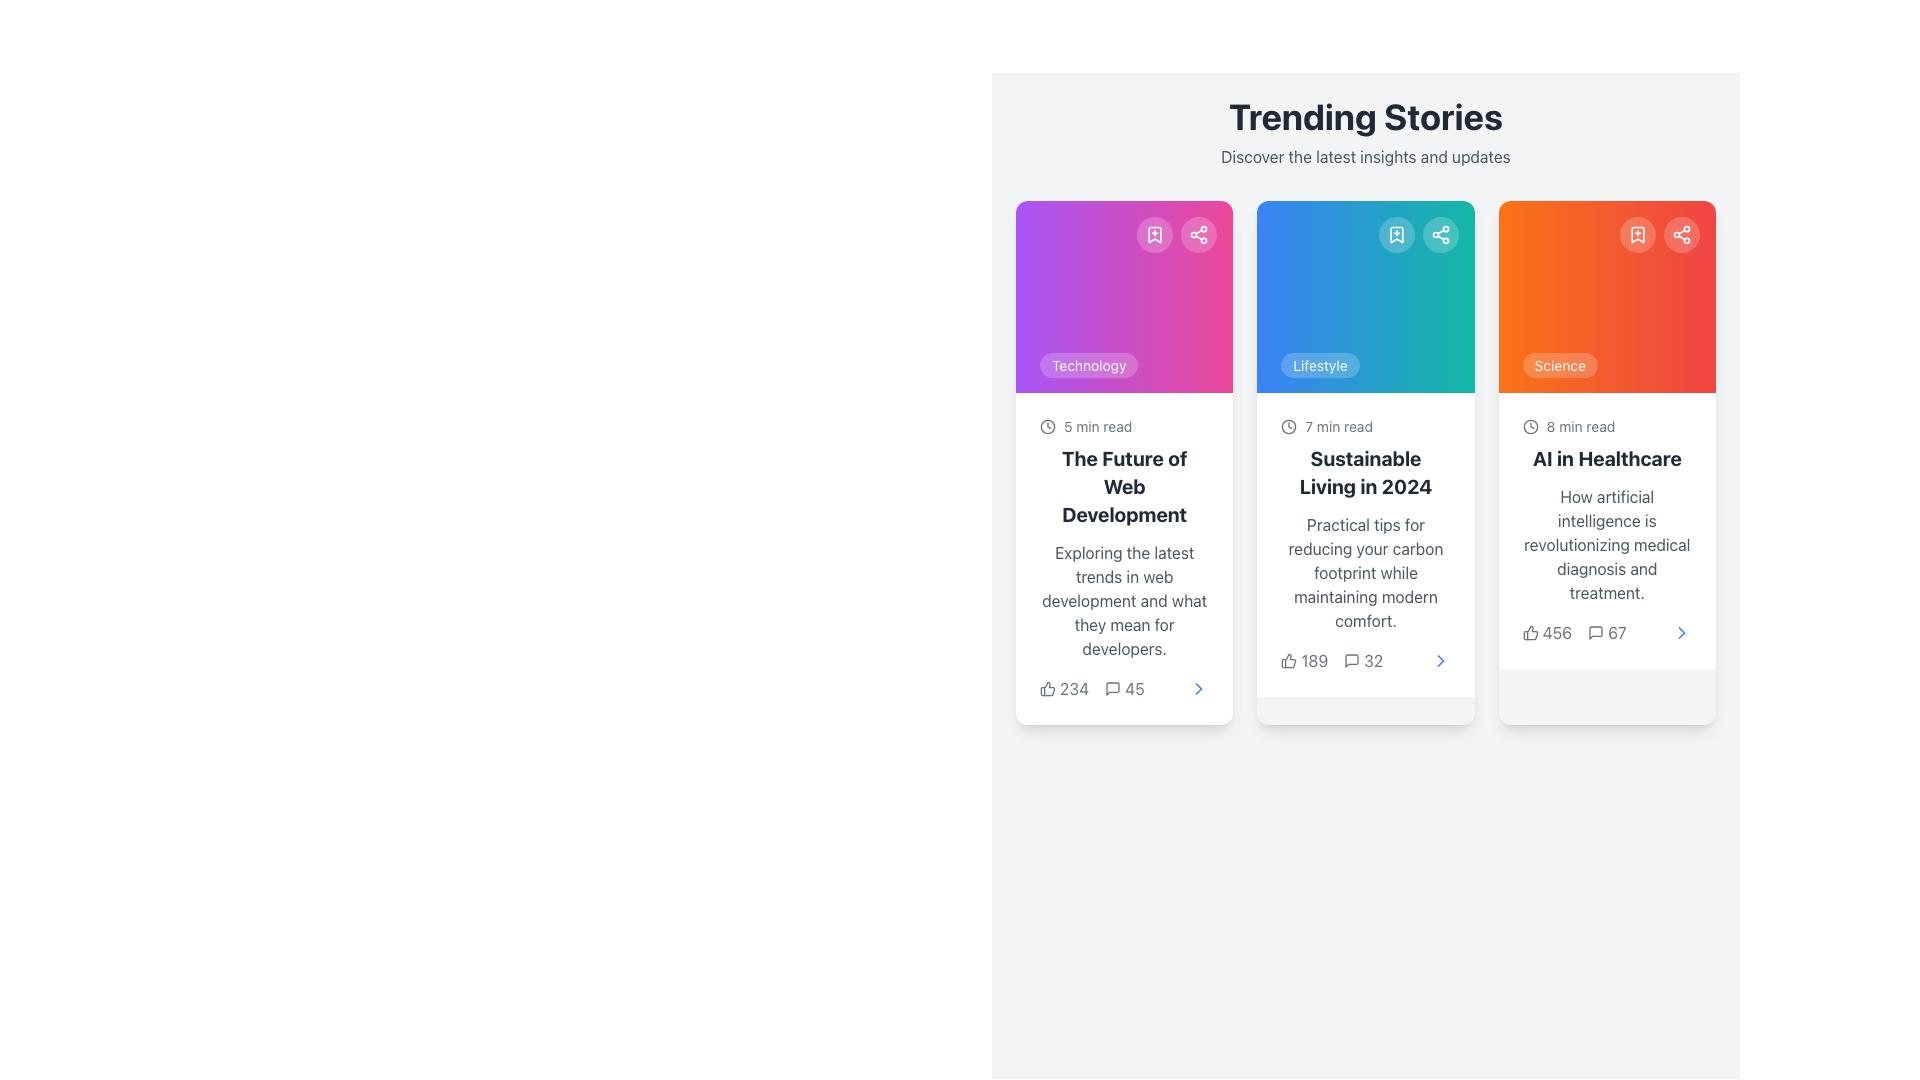 The width and height of the screenshot is (1920, 1080). I want to click on the circular share button with a red background and white icon, located at the top-right corner of the 'AI in Healthcare' card, so click(1680, 234).